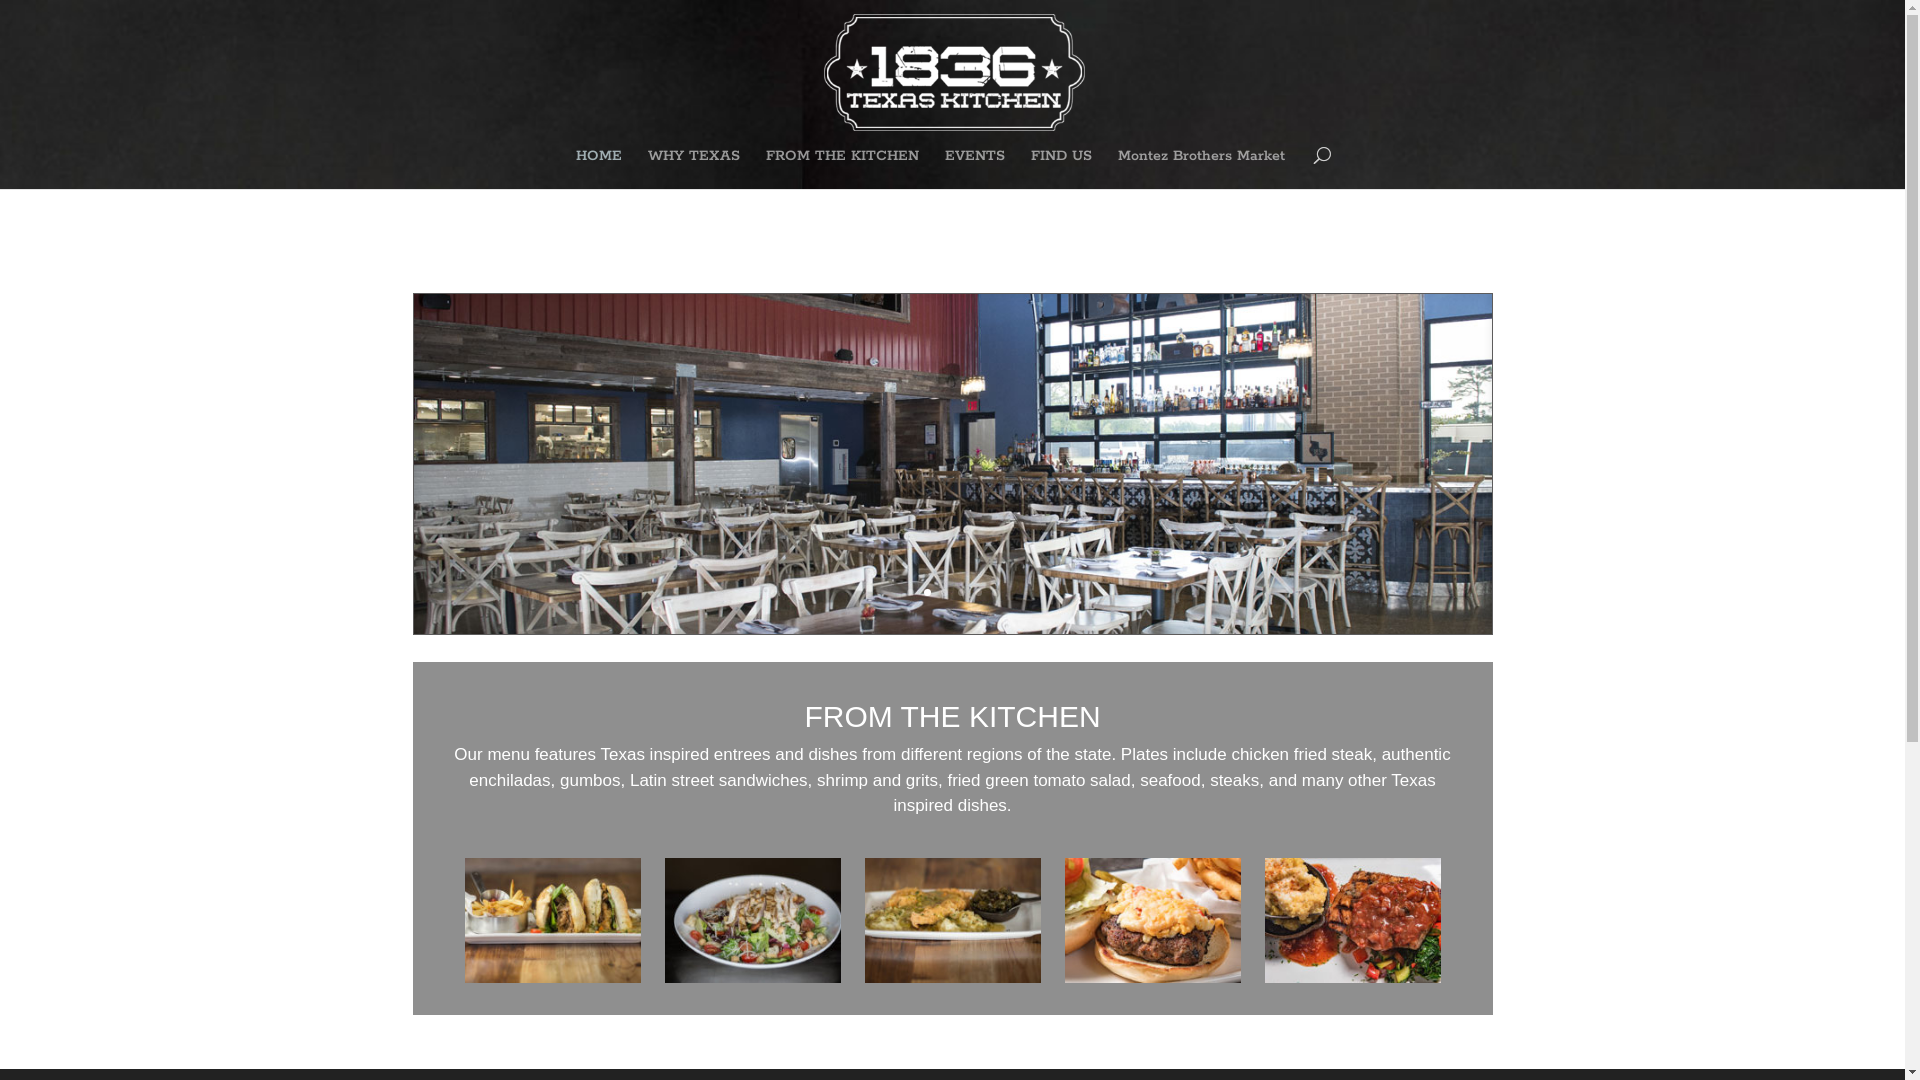  I want to click on 'WHY TEXAS', so click(694, 168).